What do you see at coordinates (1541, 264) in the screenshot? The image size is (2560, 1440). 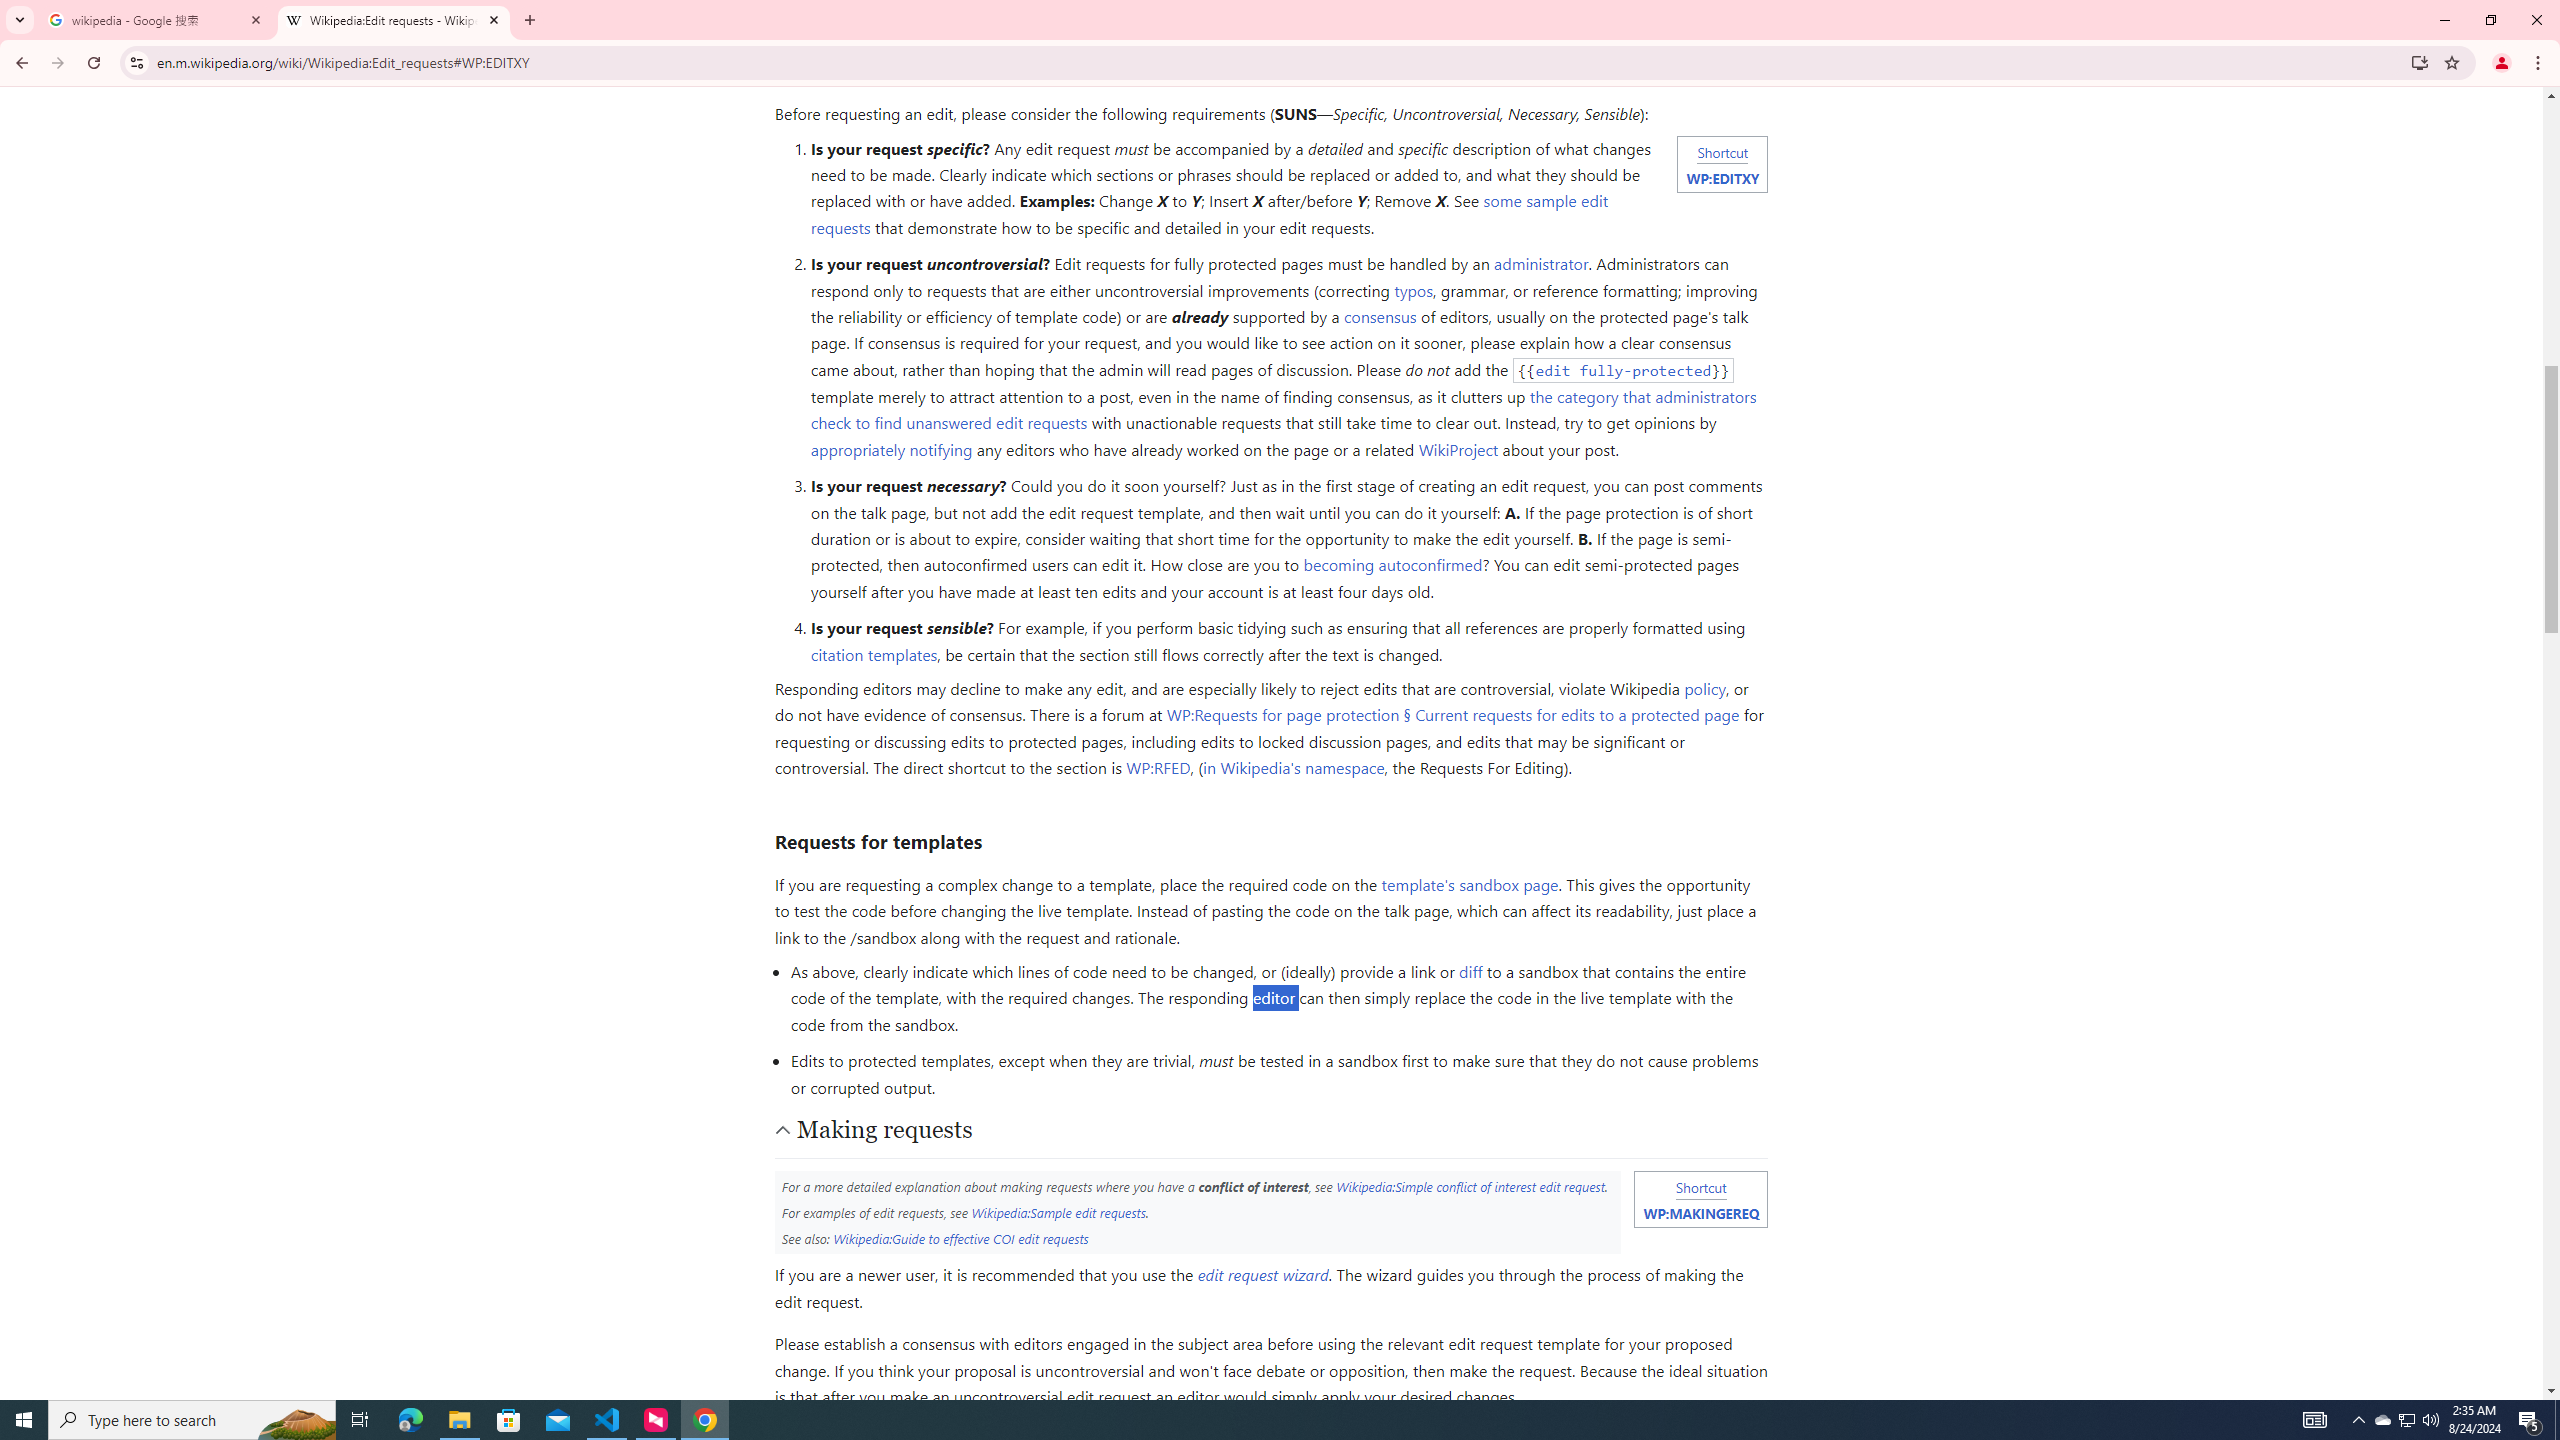 I see `'administrator'` at bounding box center [1541, 264].